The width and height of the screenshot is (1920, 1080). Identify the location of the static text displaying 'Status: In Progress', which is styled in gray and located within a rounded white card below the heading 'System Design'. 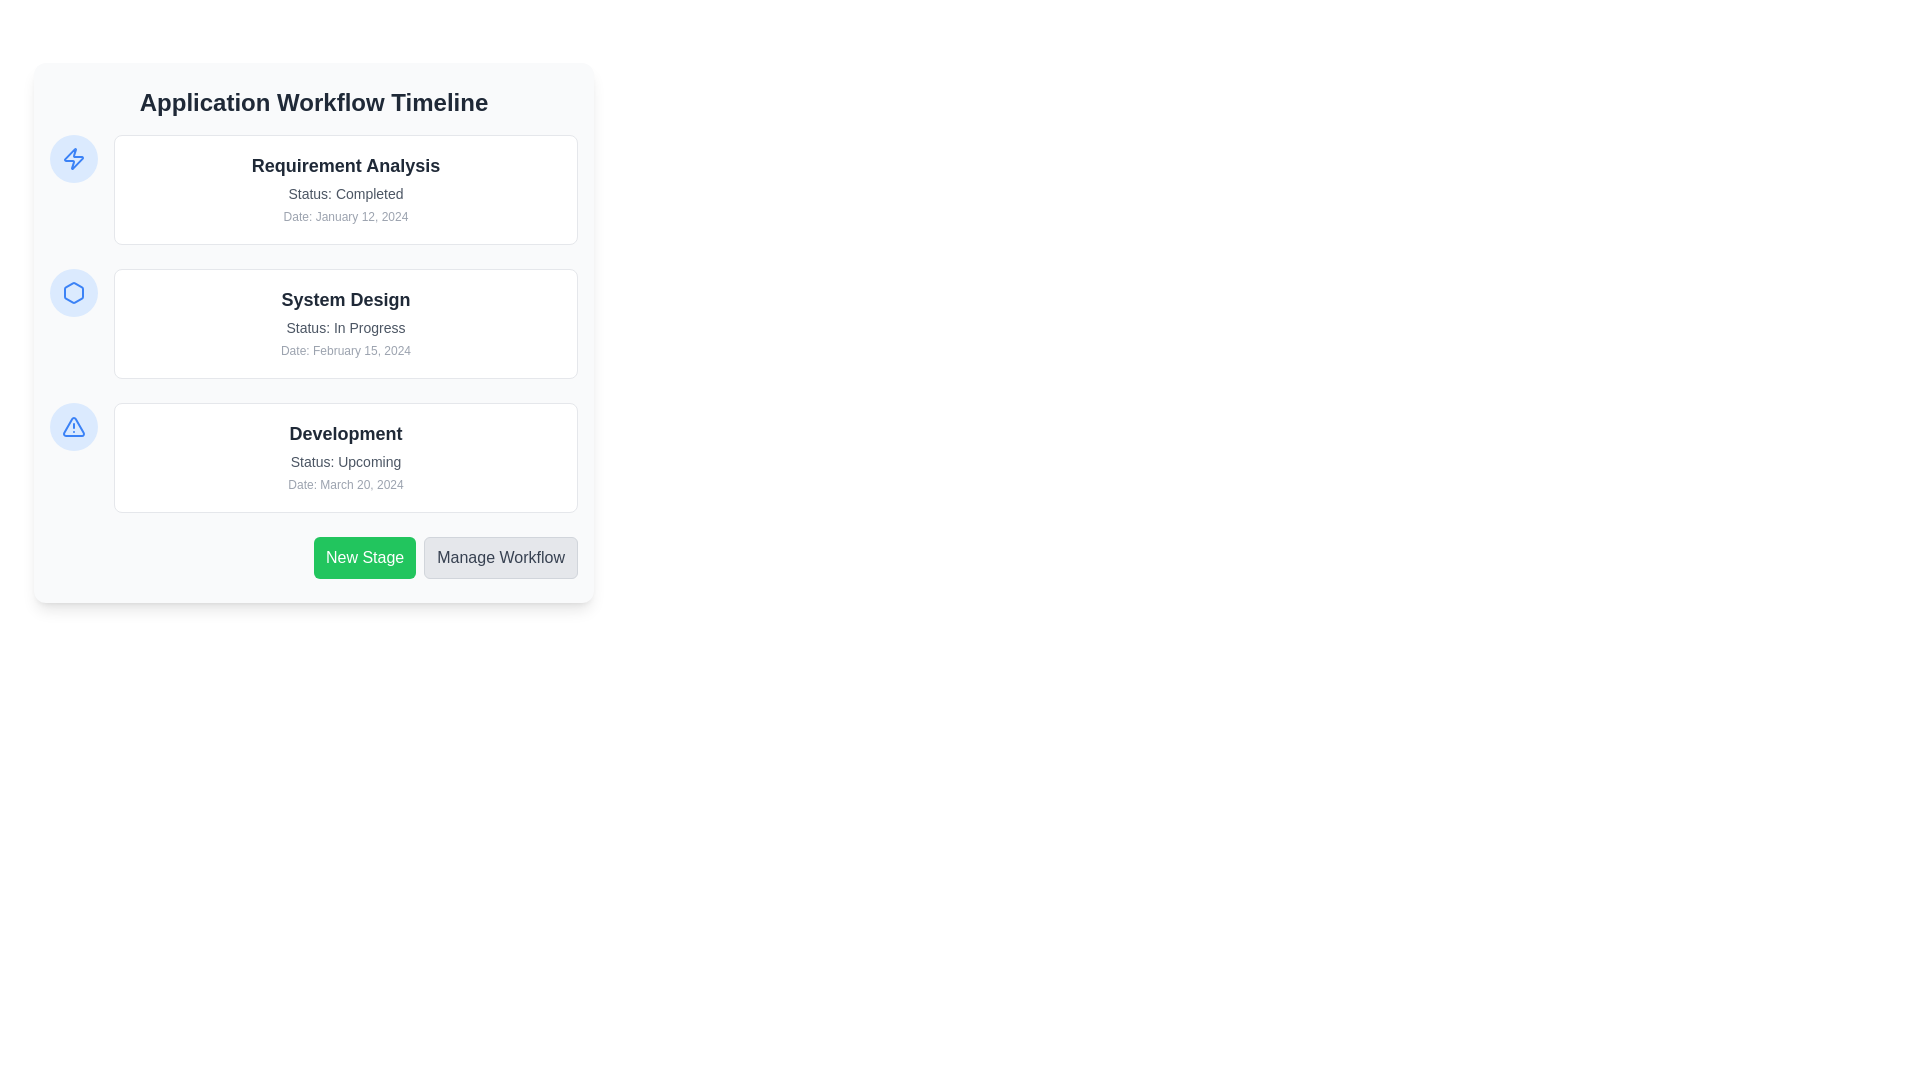
(345, 326).